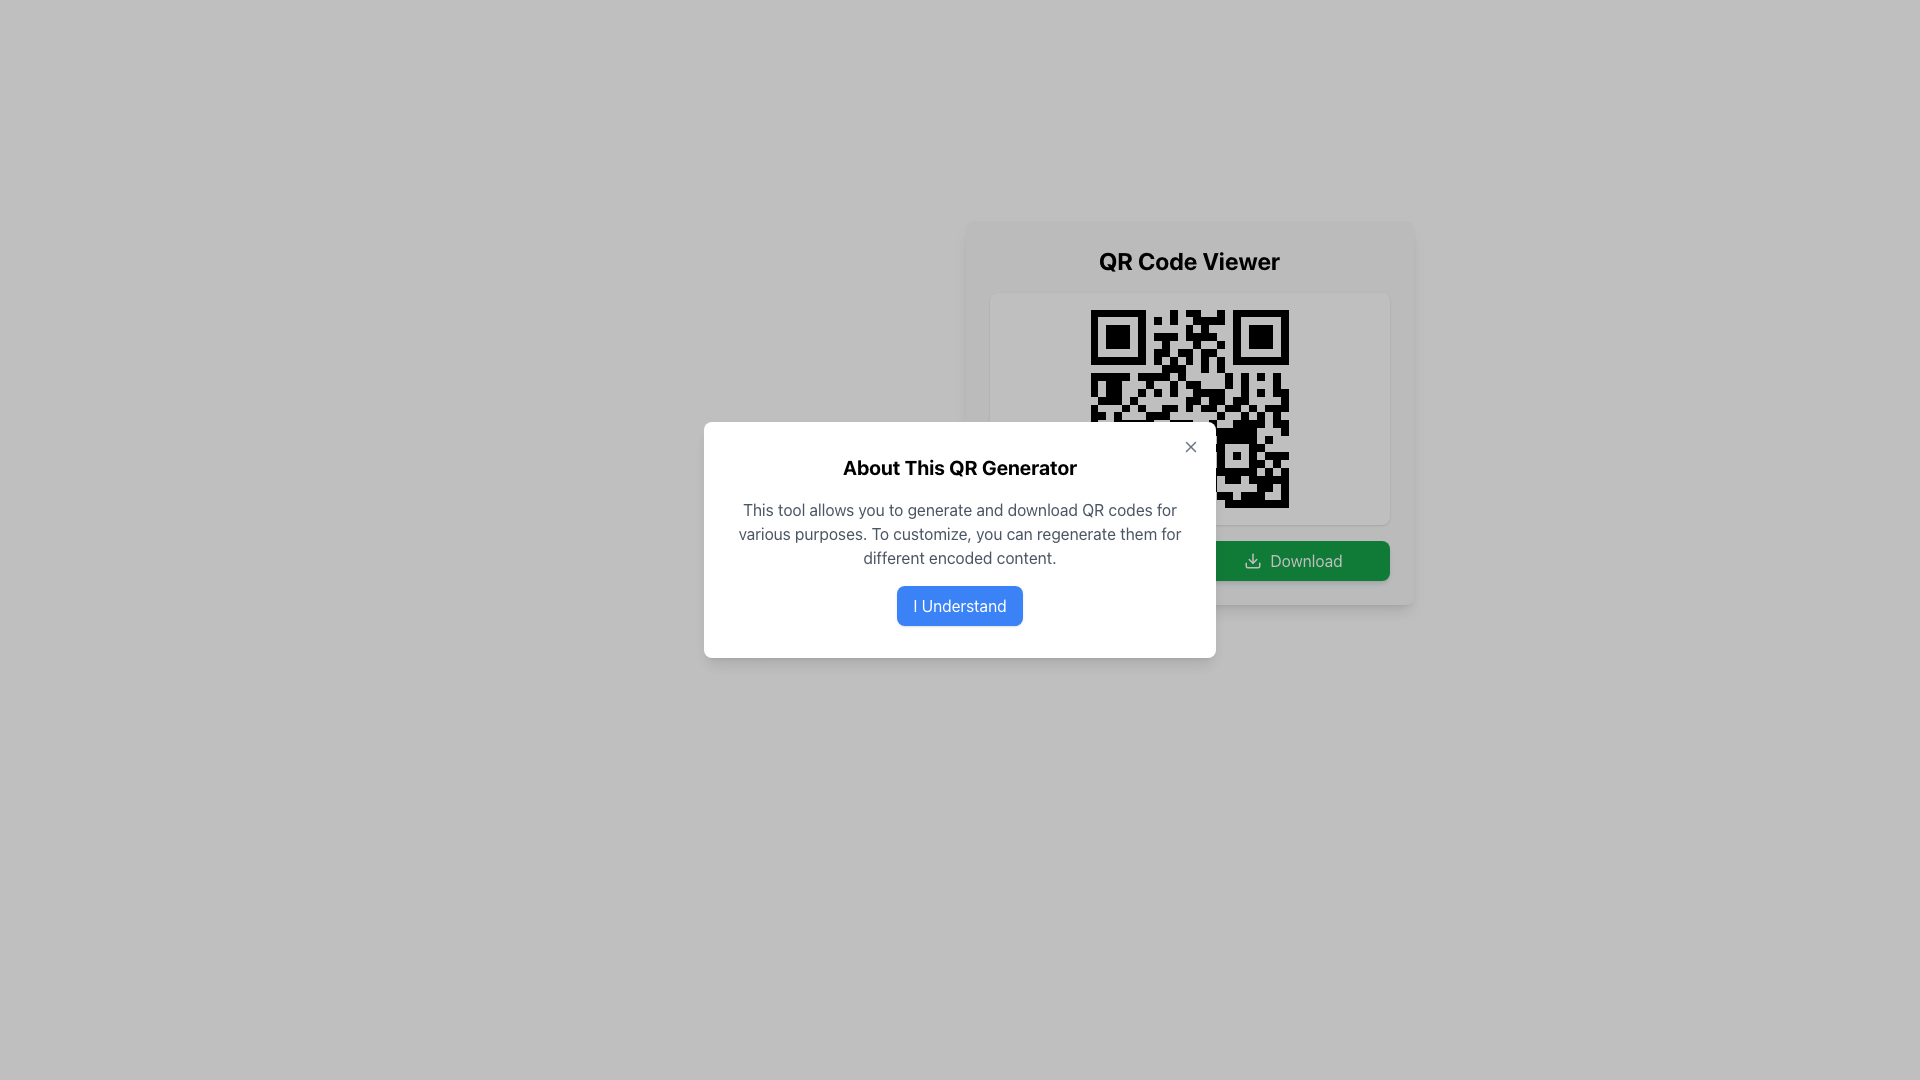 This screenshot has height=1080, width=1920. I want to click on the close button in the top-right corner of the QR Code Generator modal, which is represented by a small gray 'X' icon, so click(1190, 446).